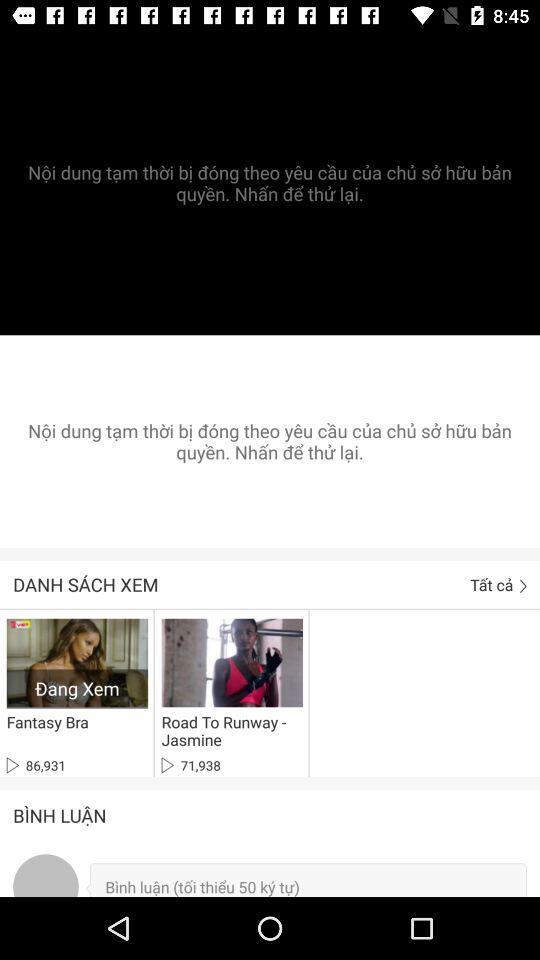  Describe the element at coordinates (47, 721) in the screenshot. I see `the fantasy bra item` at that location.